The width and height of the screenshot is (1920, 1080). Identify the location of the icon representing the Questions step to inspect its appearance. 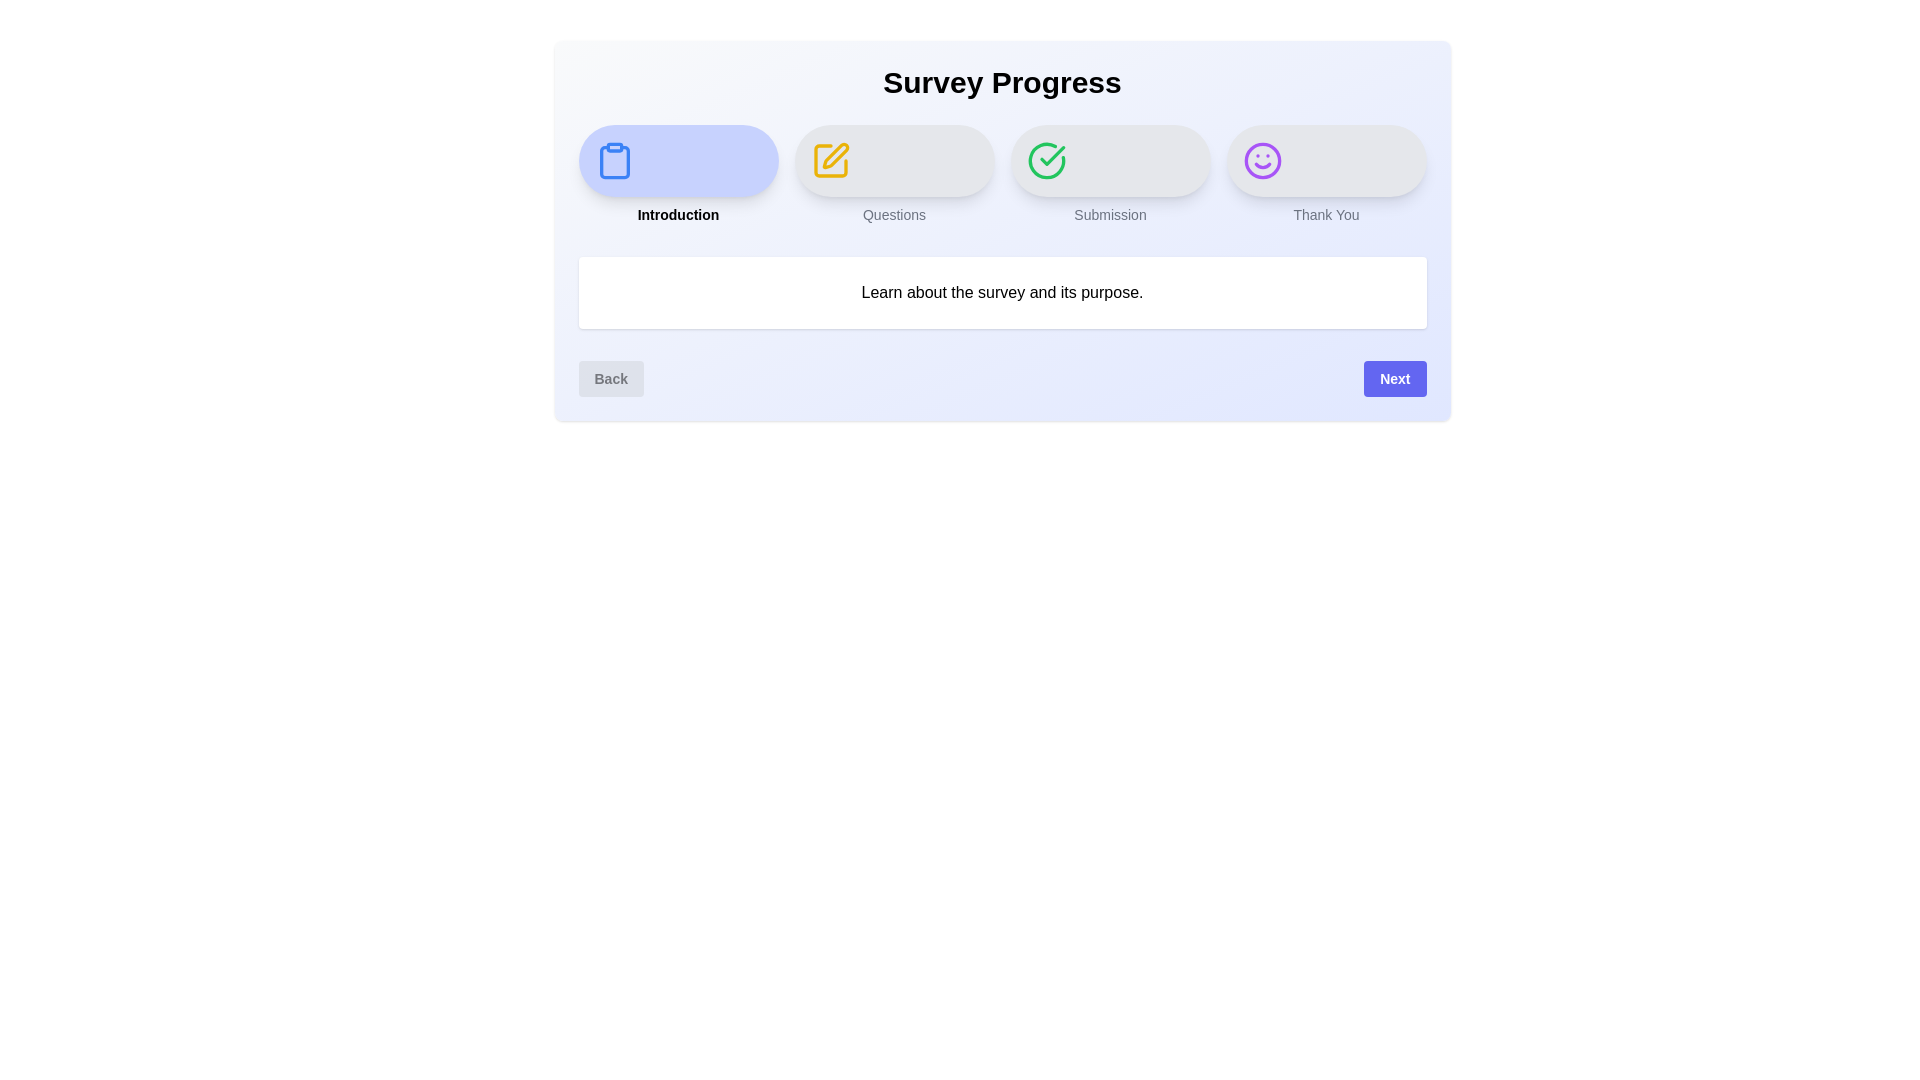
(830, 160).